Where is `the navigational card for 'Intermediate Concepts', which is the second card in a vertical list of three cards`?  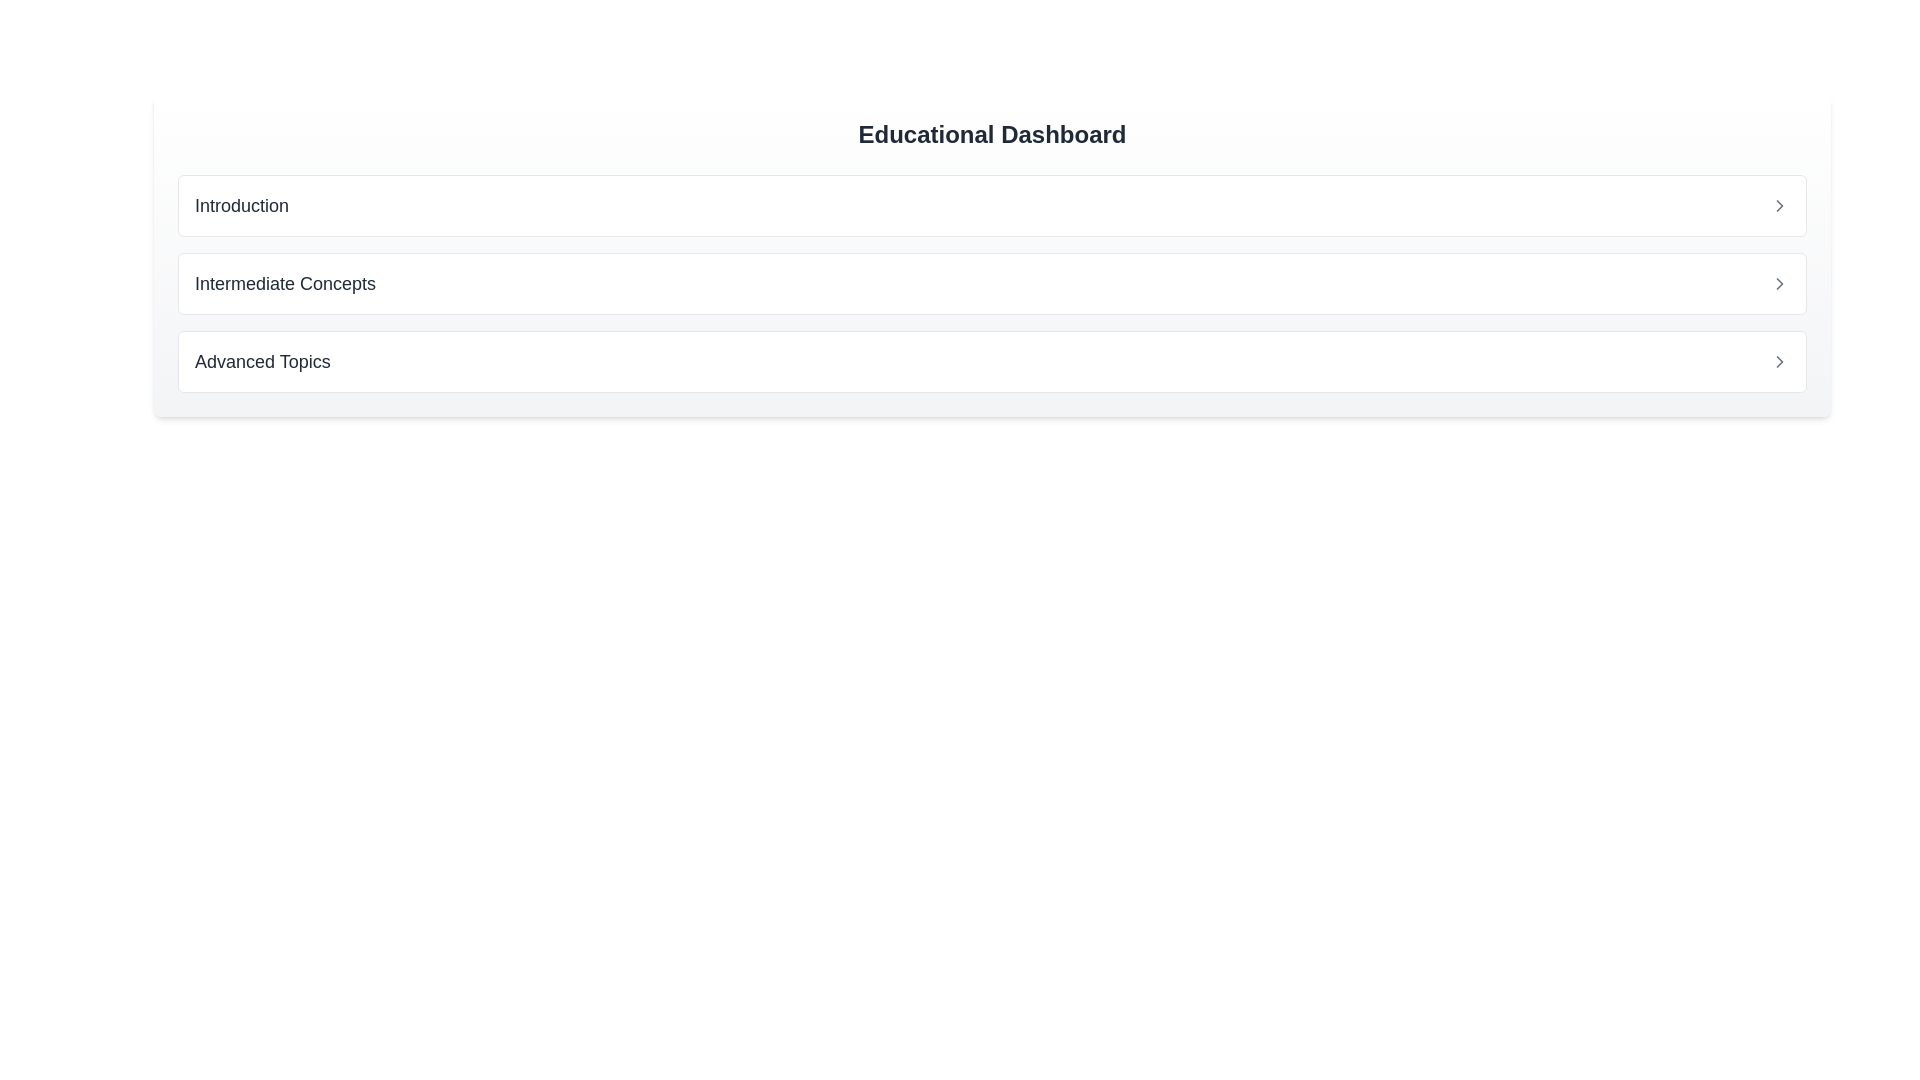 the navigational card for 'Intermediate Concepts', which is the second card in a vertical list of three cards is located at coordinates (992, 284).